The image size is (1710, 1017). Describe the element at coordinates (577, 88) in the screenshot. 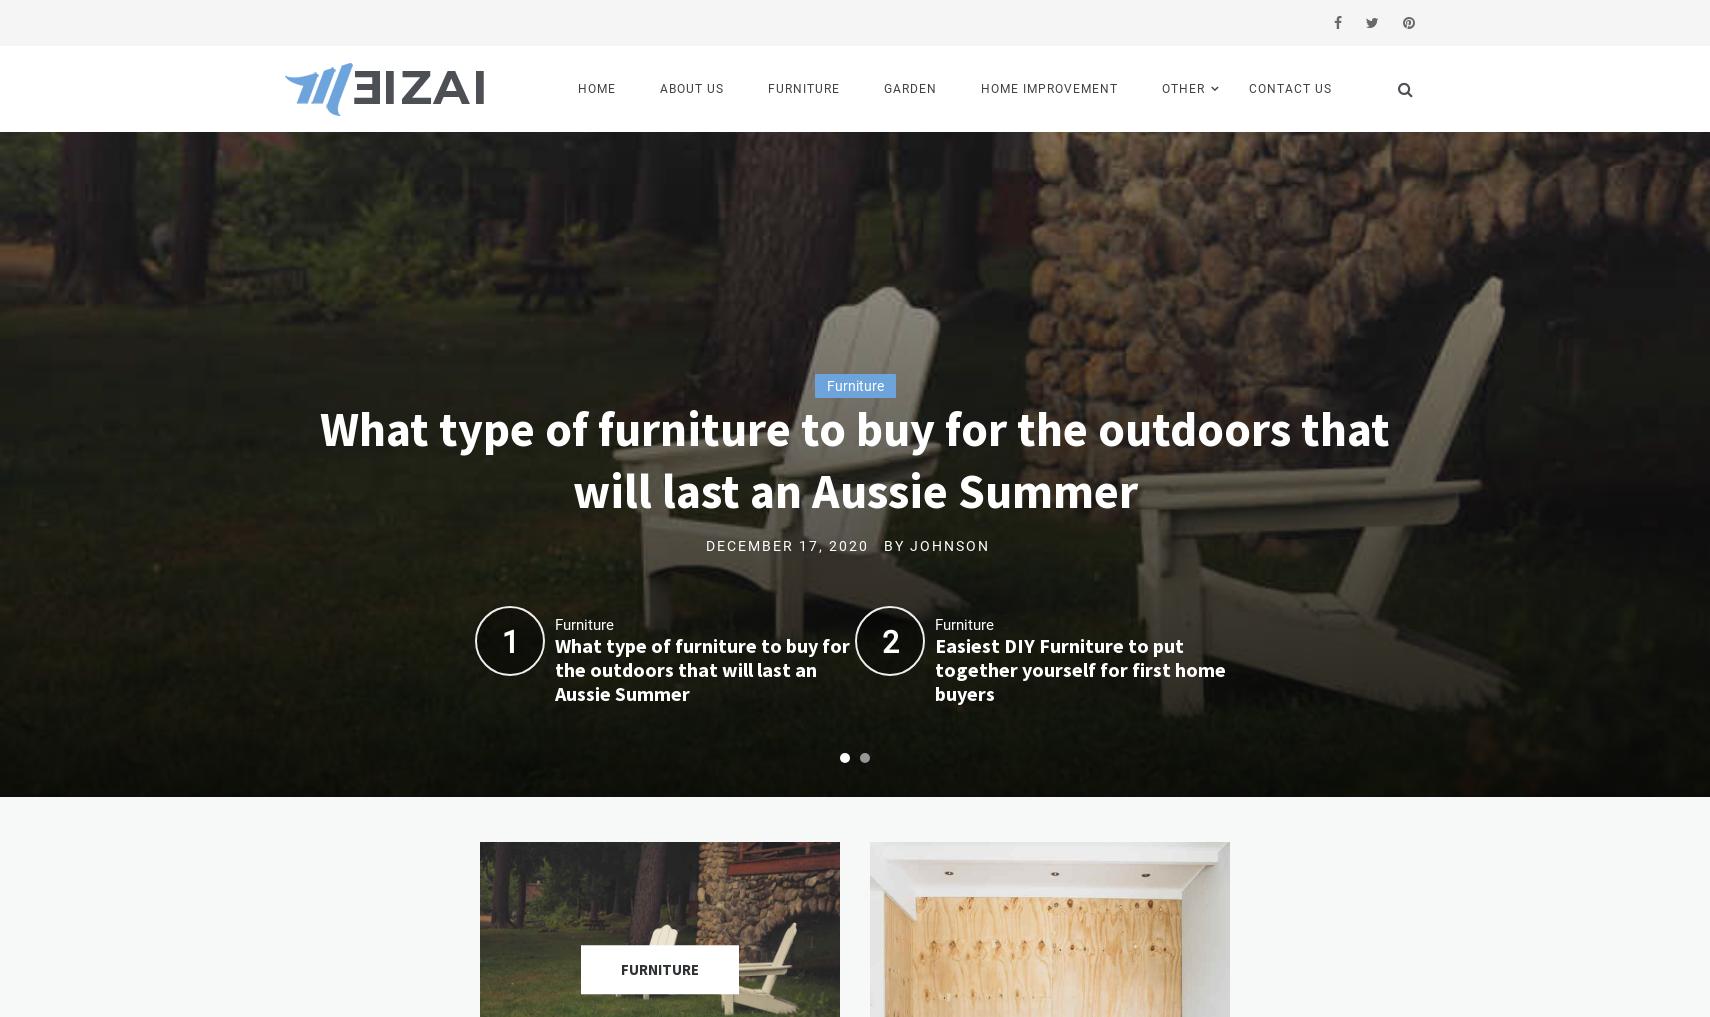

I see `'Home'` at that location.